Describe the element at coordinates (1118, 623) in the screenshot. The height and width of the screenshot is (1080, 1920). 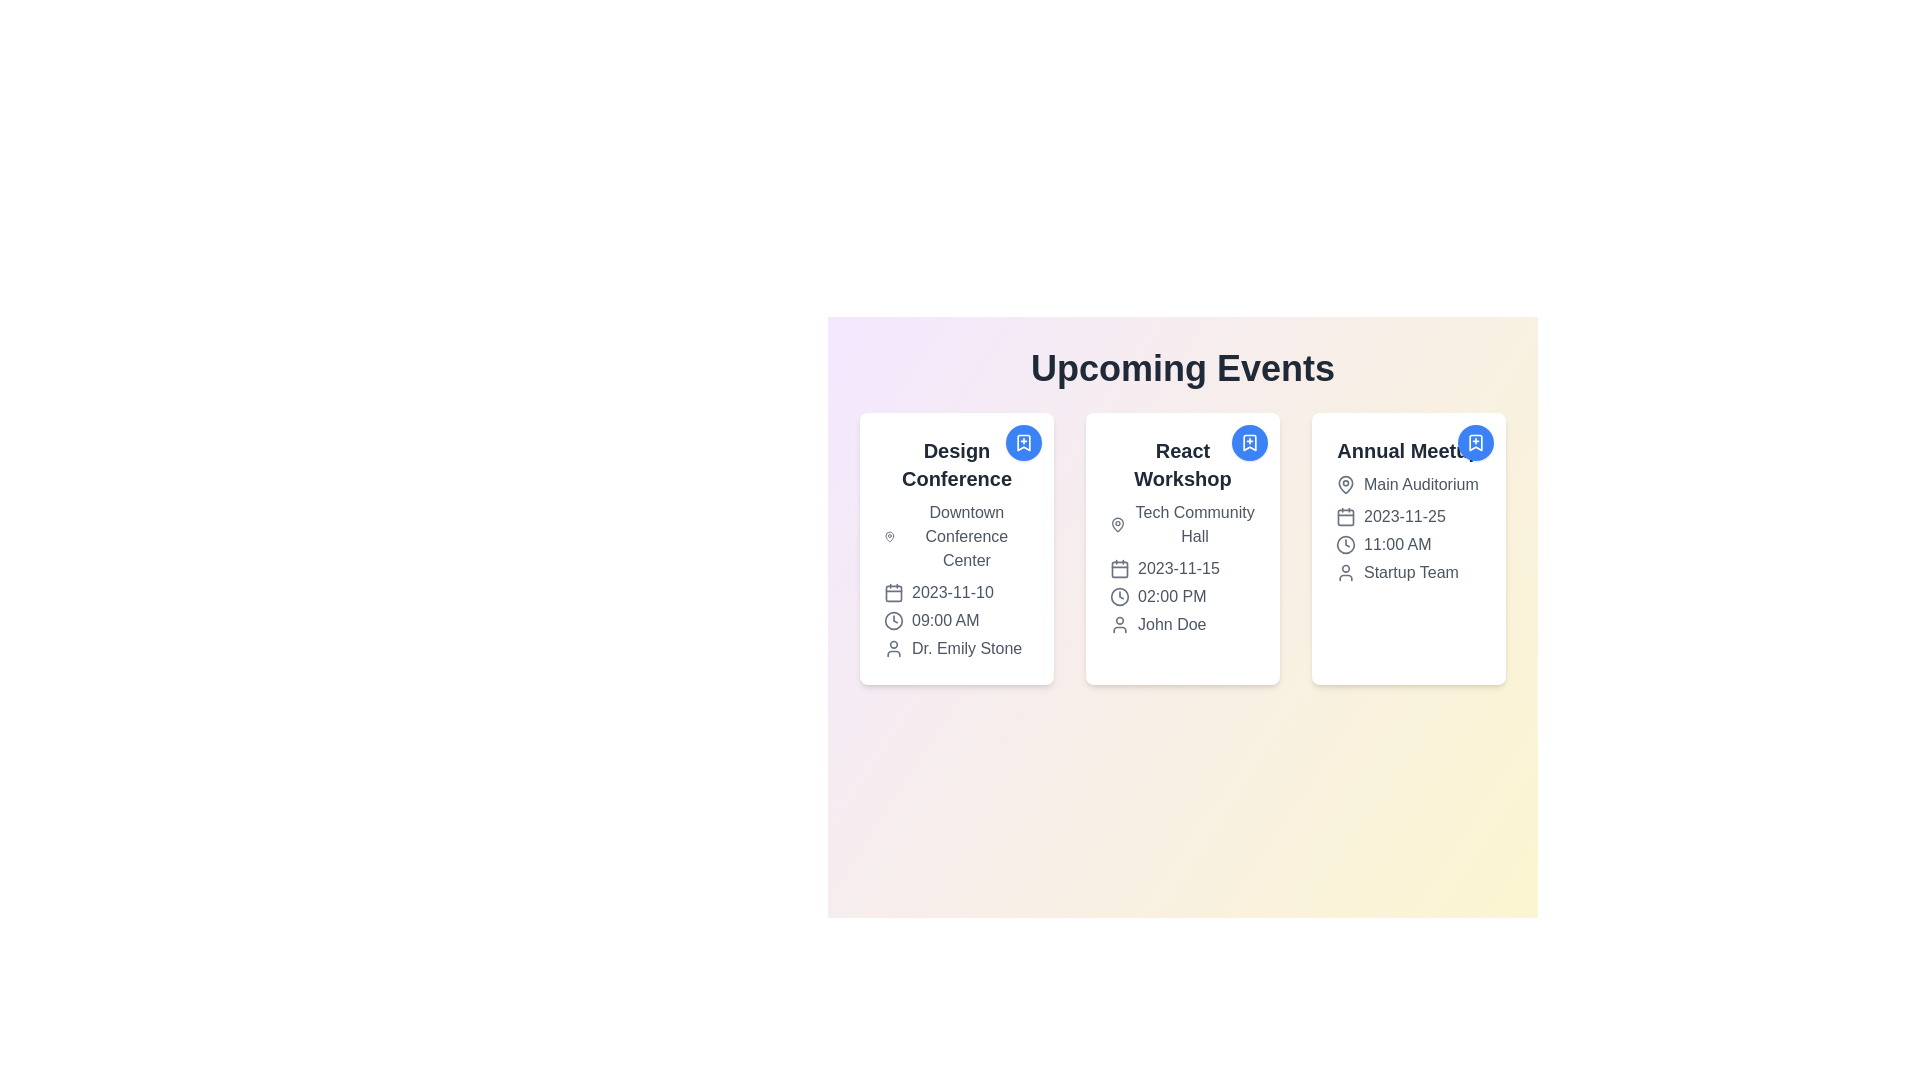
I see `the user silhouette icon, which is gray and appears to the left of the text 'John Doe' in the second card of the 'Upcoming Events' section` at that location.